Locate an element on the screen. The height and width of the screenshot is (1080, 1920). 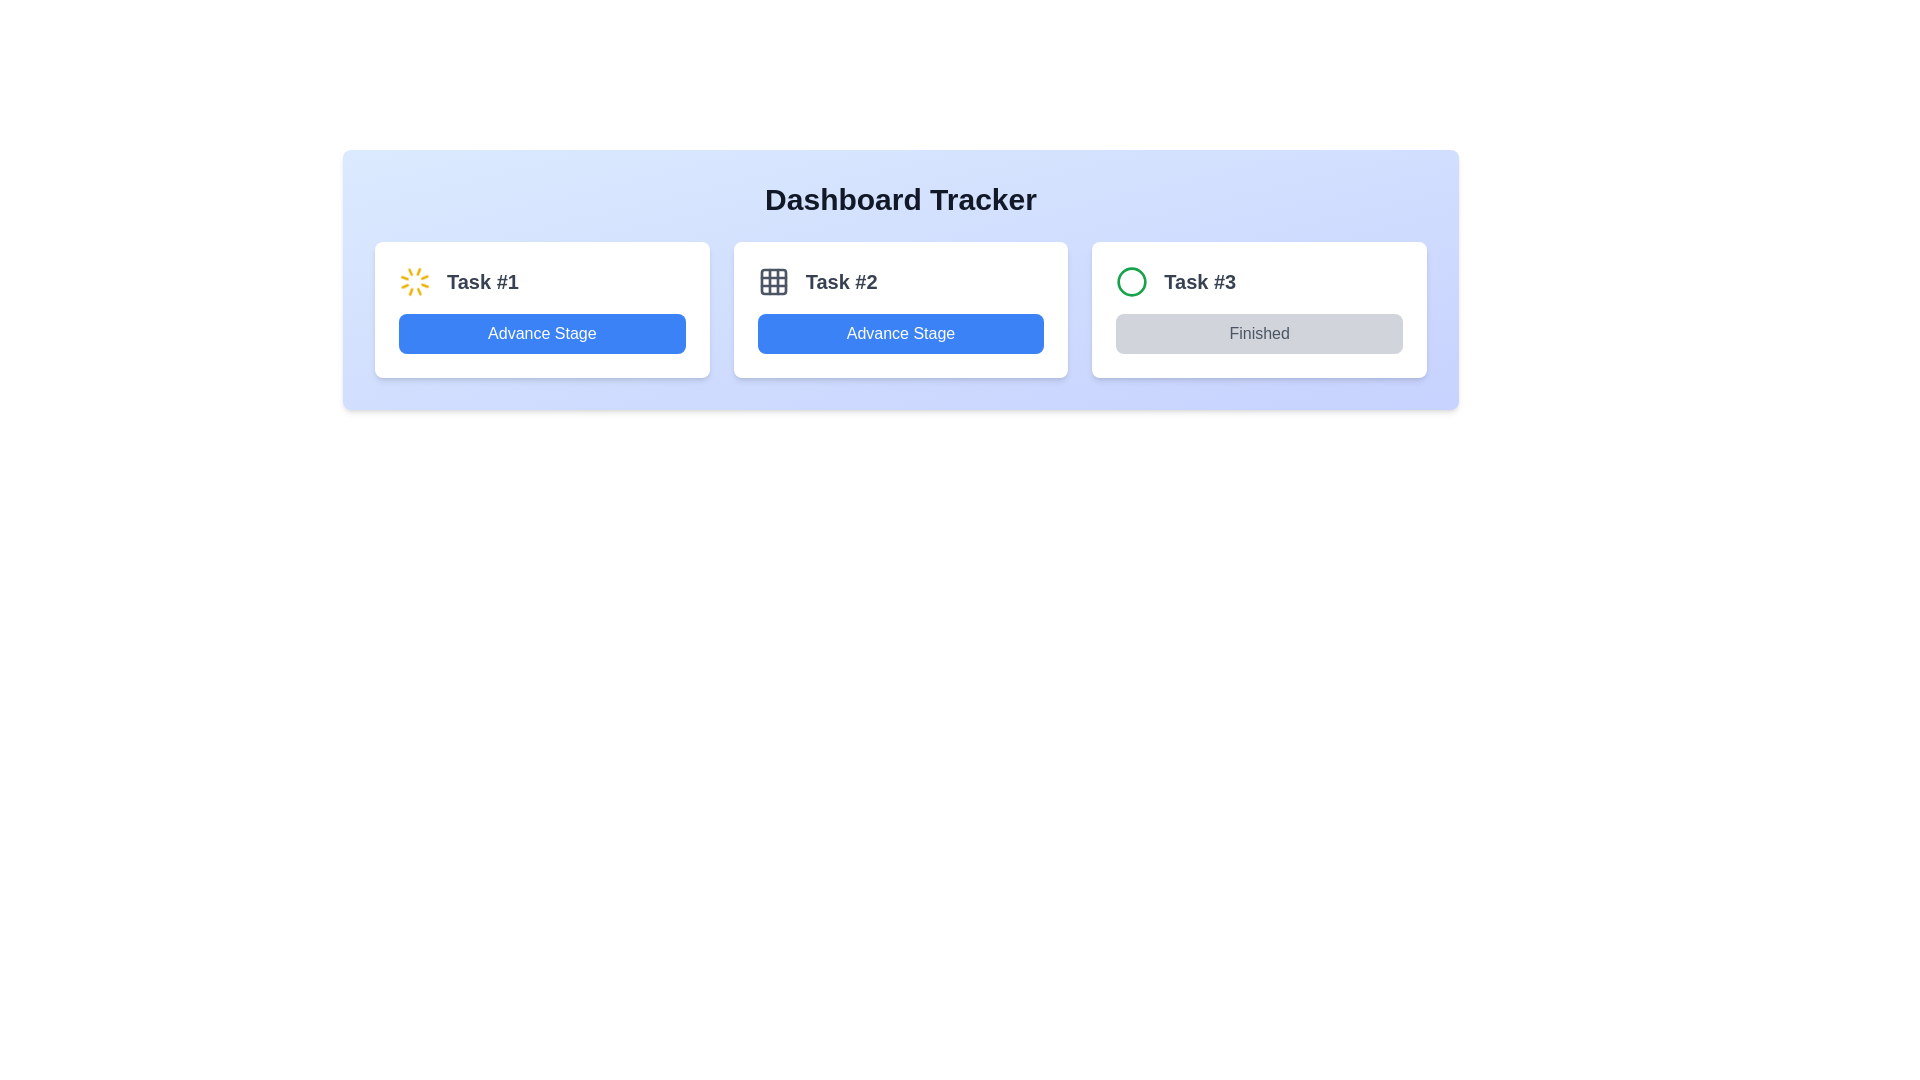
the Loading spinner icon located at the top left corner of the Task #1 card, next to the text 'Task #1' is located at coordinates (413, 281).